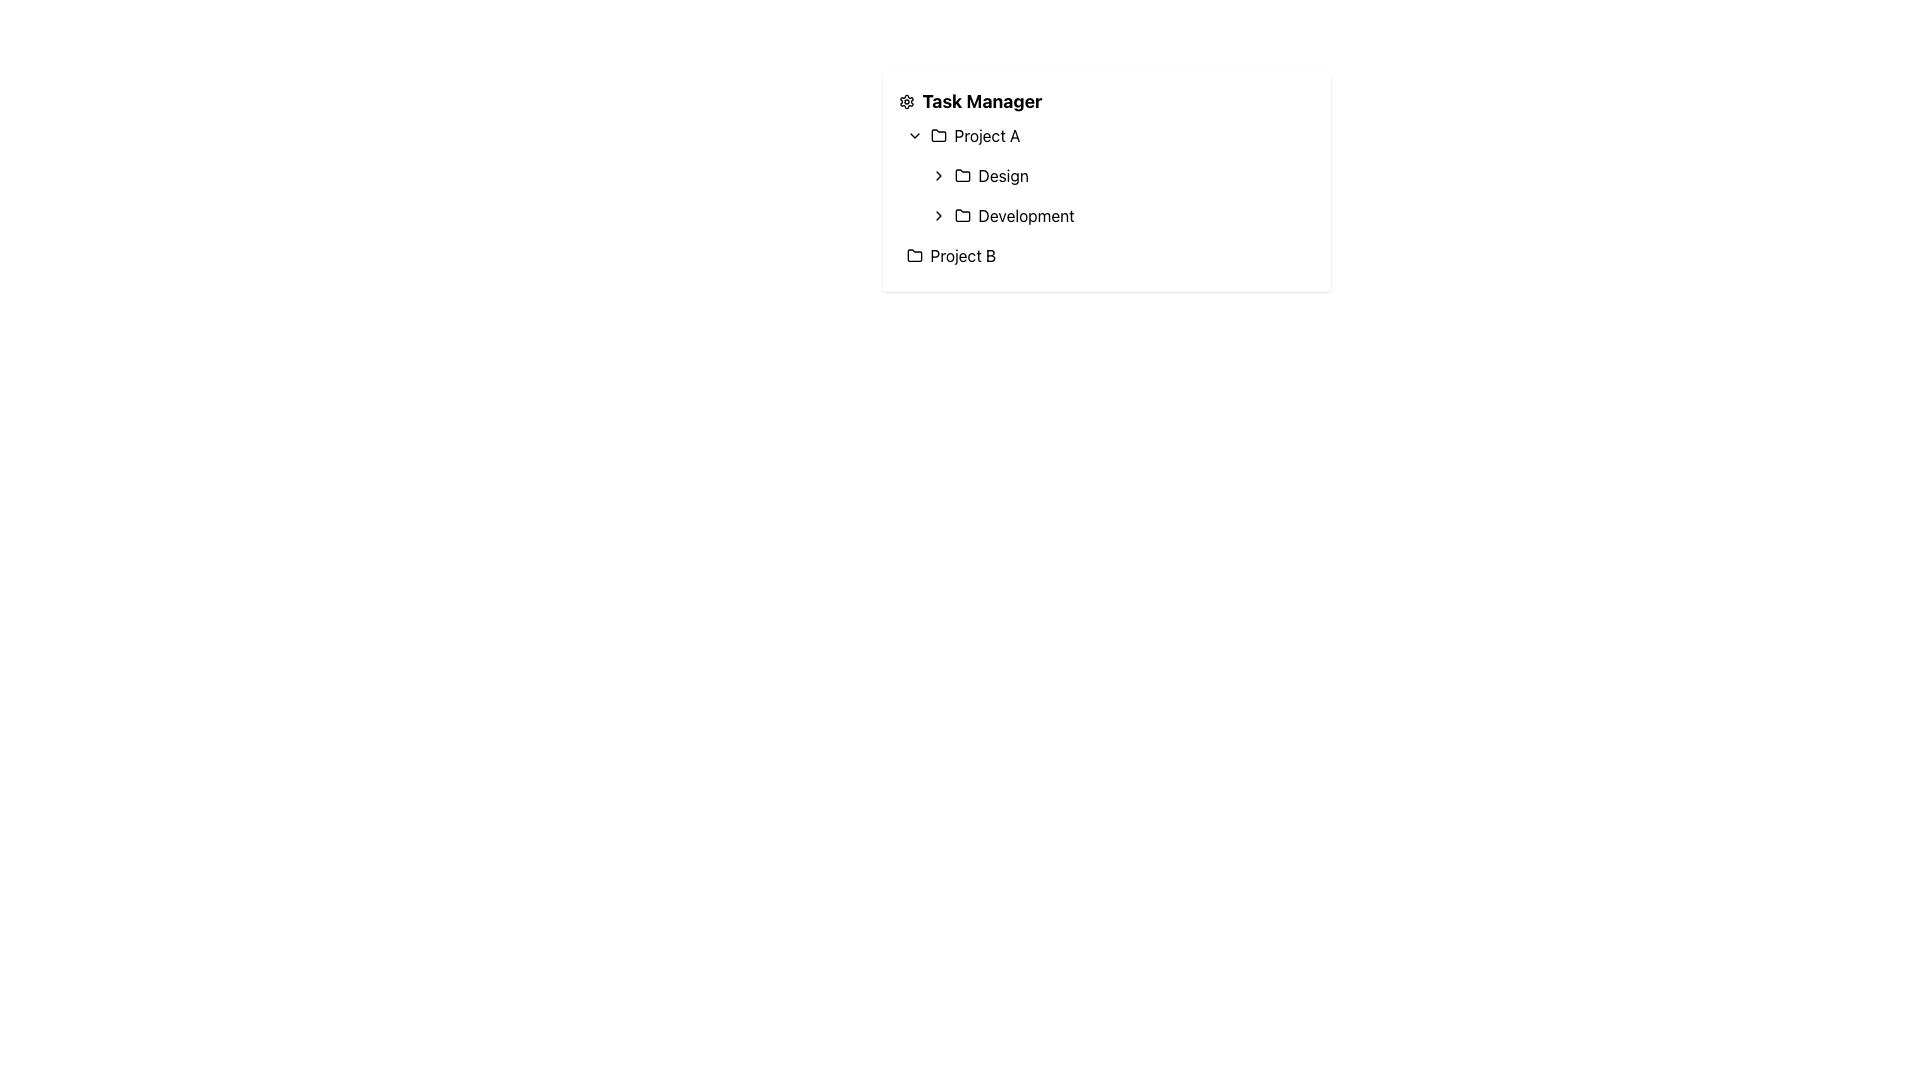 The height and width of the screenshot is (1080, 1920). What do you see at coordinates (962, 175) in the screenshot?
I see `the folder-shaped icon with a thin black outline, located to the right of the arrow-chevron icon in the 'Design' row of the Task Manager view` at bounding box center [962, 175].